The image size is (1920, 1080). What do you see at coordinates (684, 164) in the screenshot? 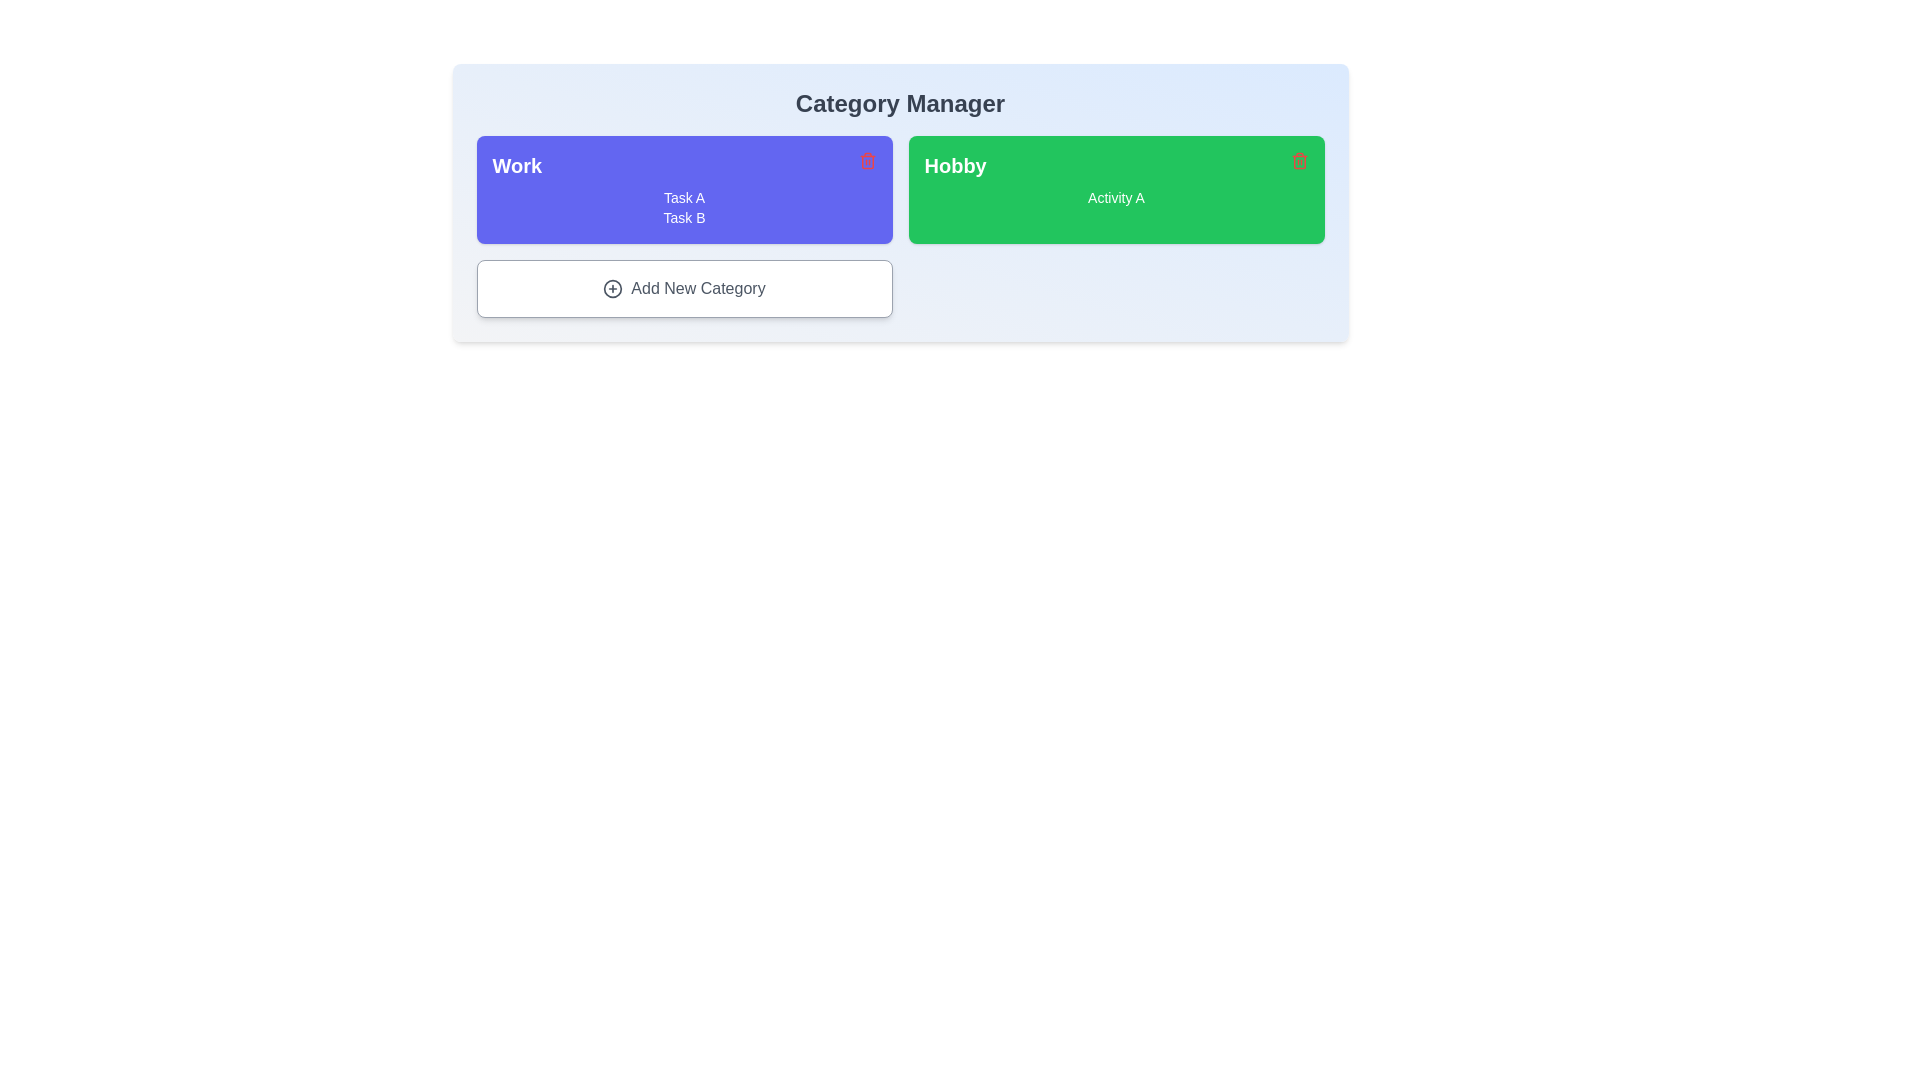
I see `the title of the category Work` at bounding box center [684, 164].